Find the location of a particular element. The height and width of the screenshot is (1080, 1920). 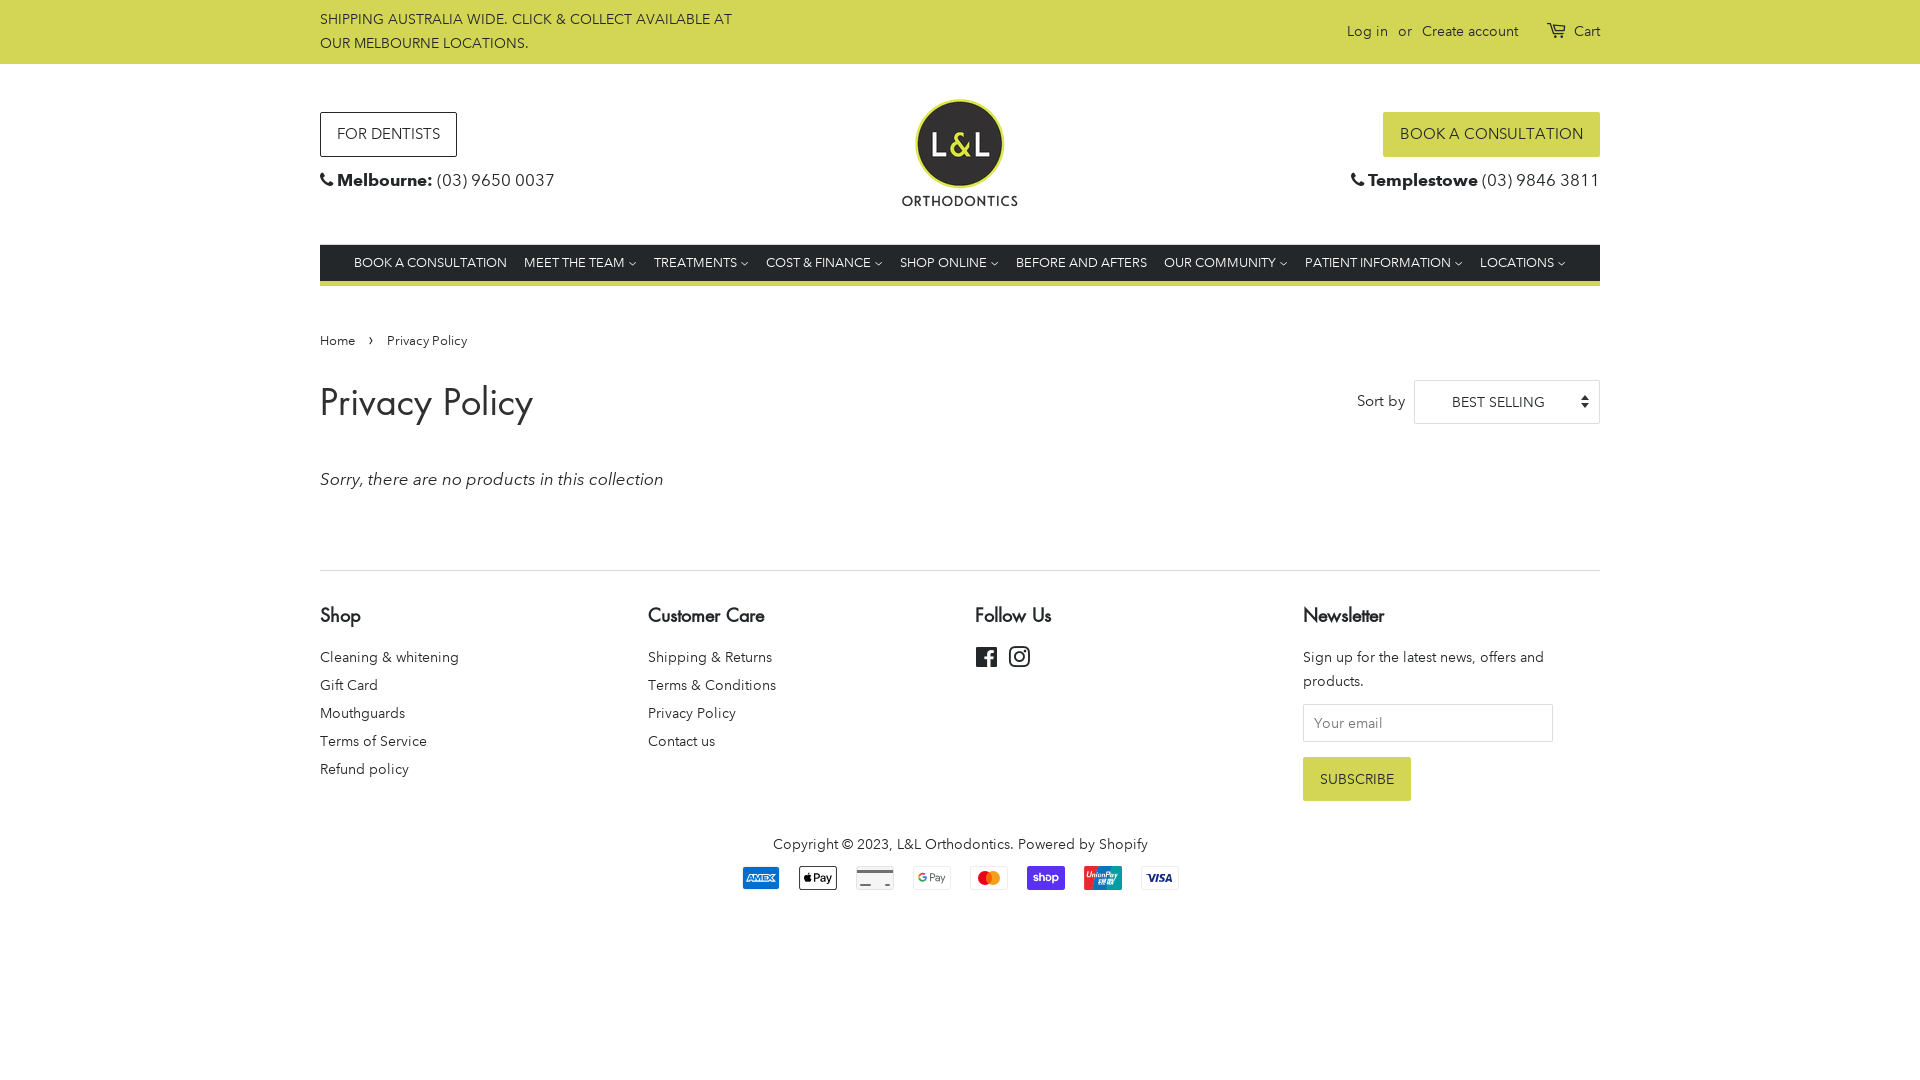

'OUR COMMUNITY' is located at coordinates (1224, 262).